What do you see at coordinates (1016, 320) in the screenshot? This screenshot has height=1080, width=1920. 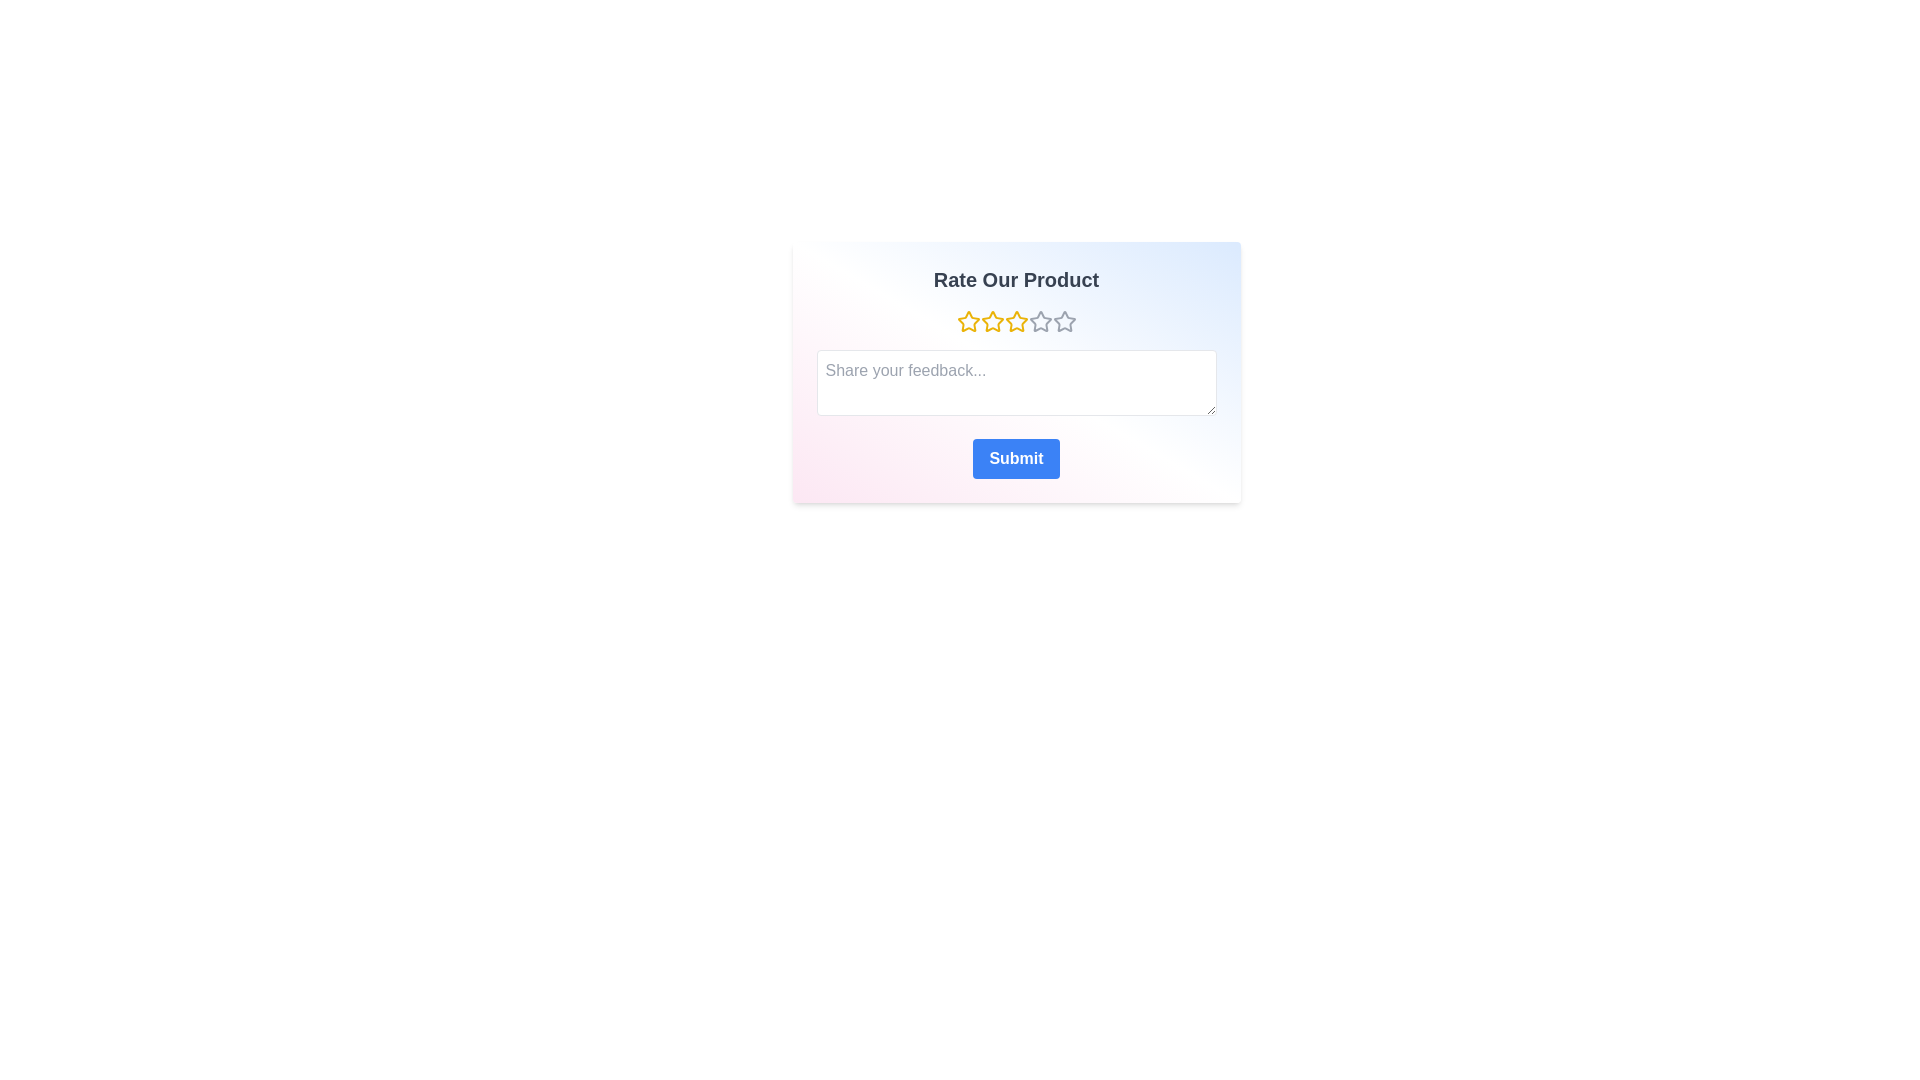 I see `the star representing 3 to set the rating` at bounding box center [1016, 320].